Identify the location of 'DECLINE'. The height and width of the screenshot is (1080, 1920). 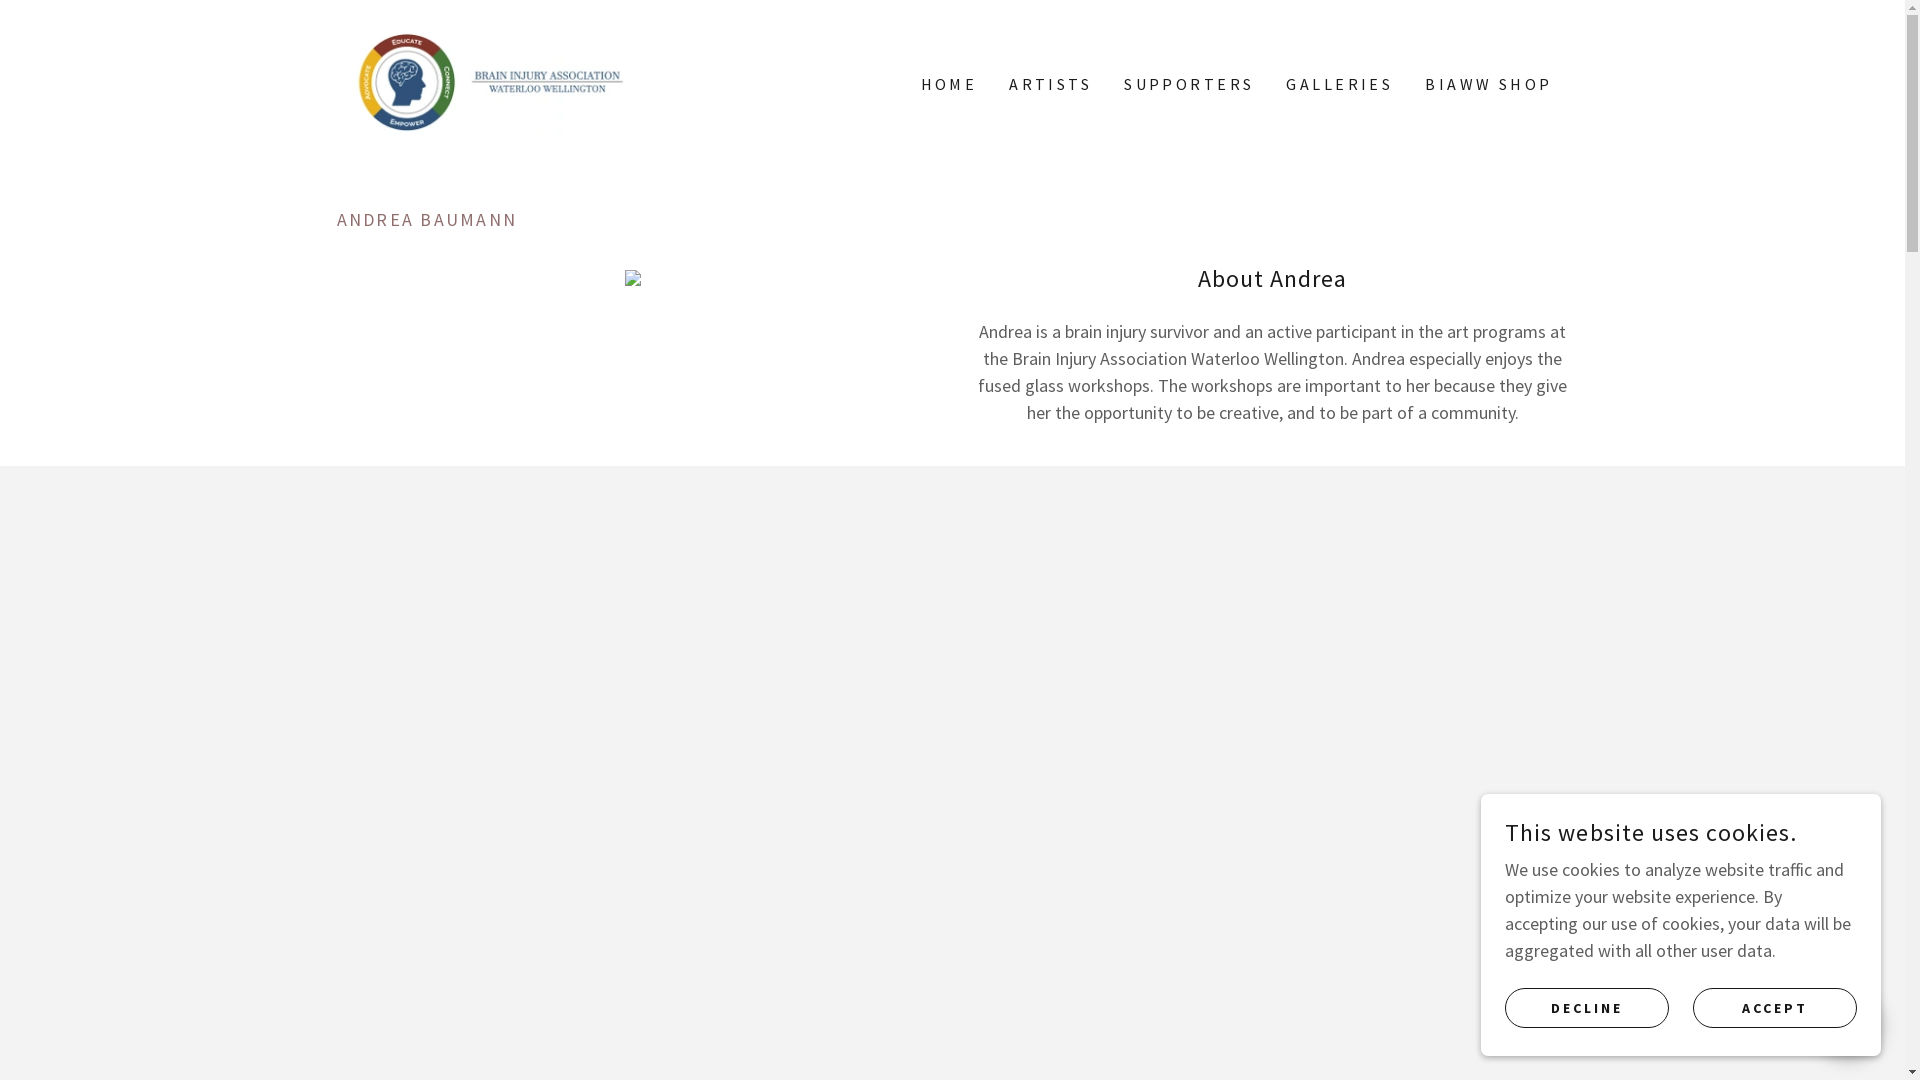
(1586, 1007).